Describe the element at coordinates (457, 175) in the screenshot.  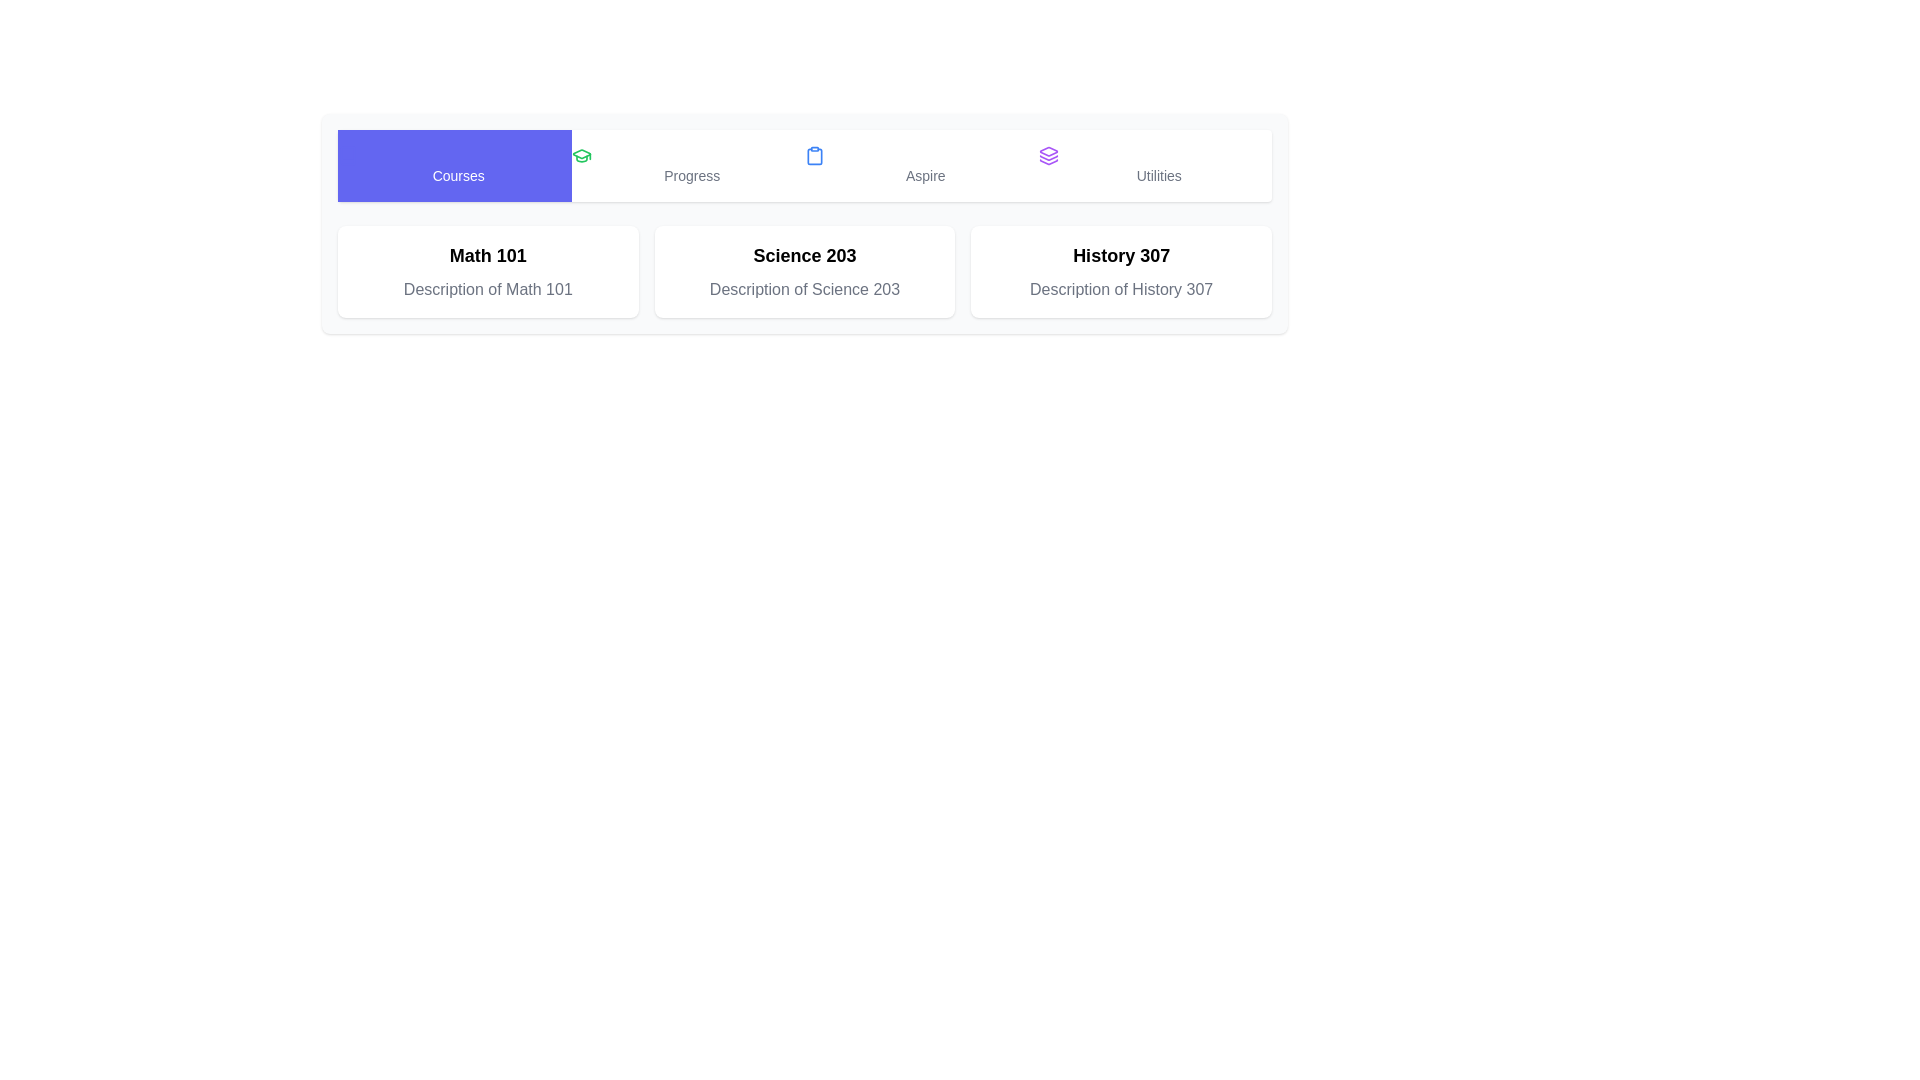
I see `the 'Courses' text component, which is styled with a bold font and has a left margin` at that location.